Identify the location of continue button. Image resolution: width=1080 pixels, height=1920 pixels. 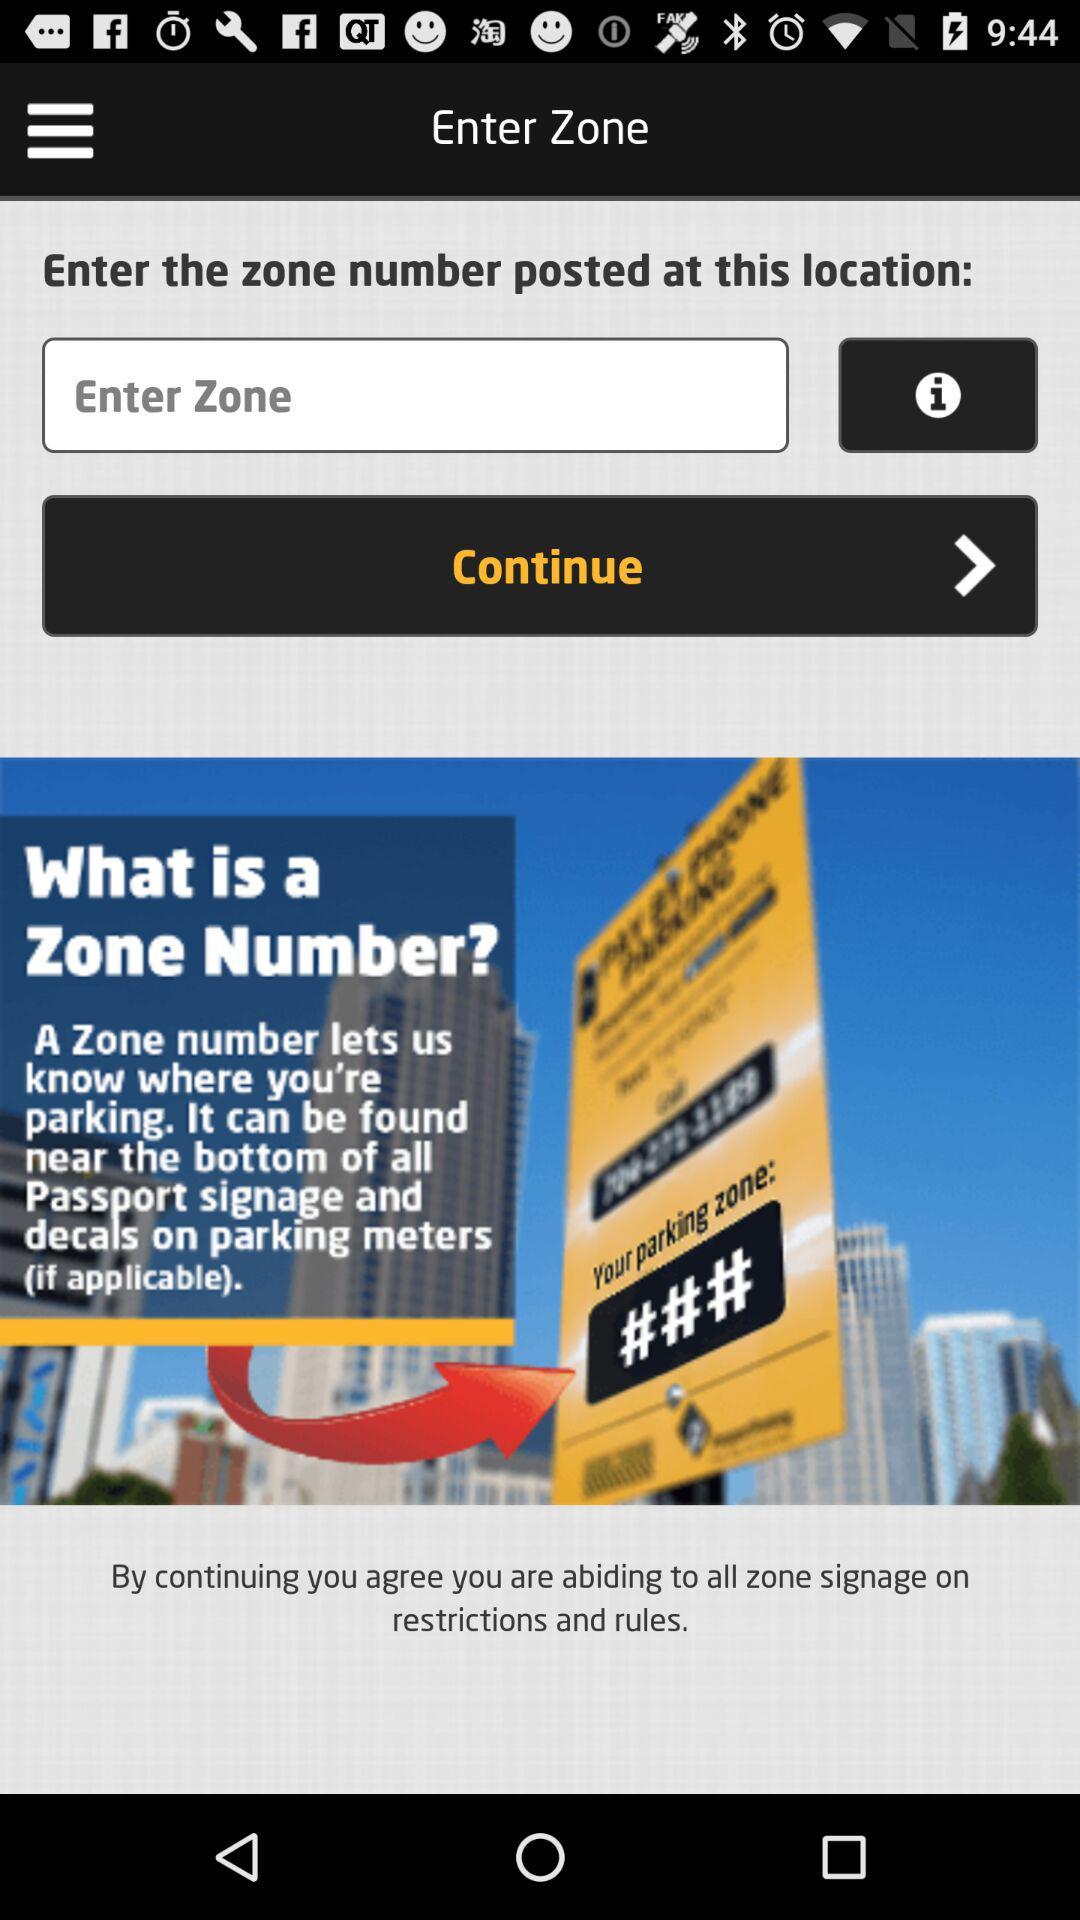
(540, 564).